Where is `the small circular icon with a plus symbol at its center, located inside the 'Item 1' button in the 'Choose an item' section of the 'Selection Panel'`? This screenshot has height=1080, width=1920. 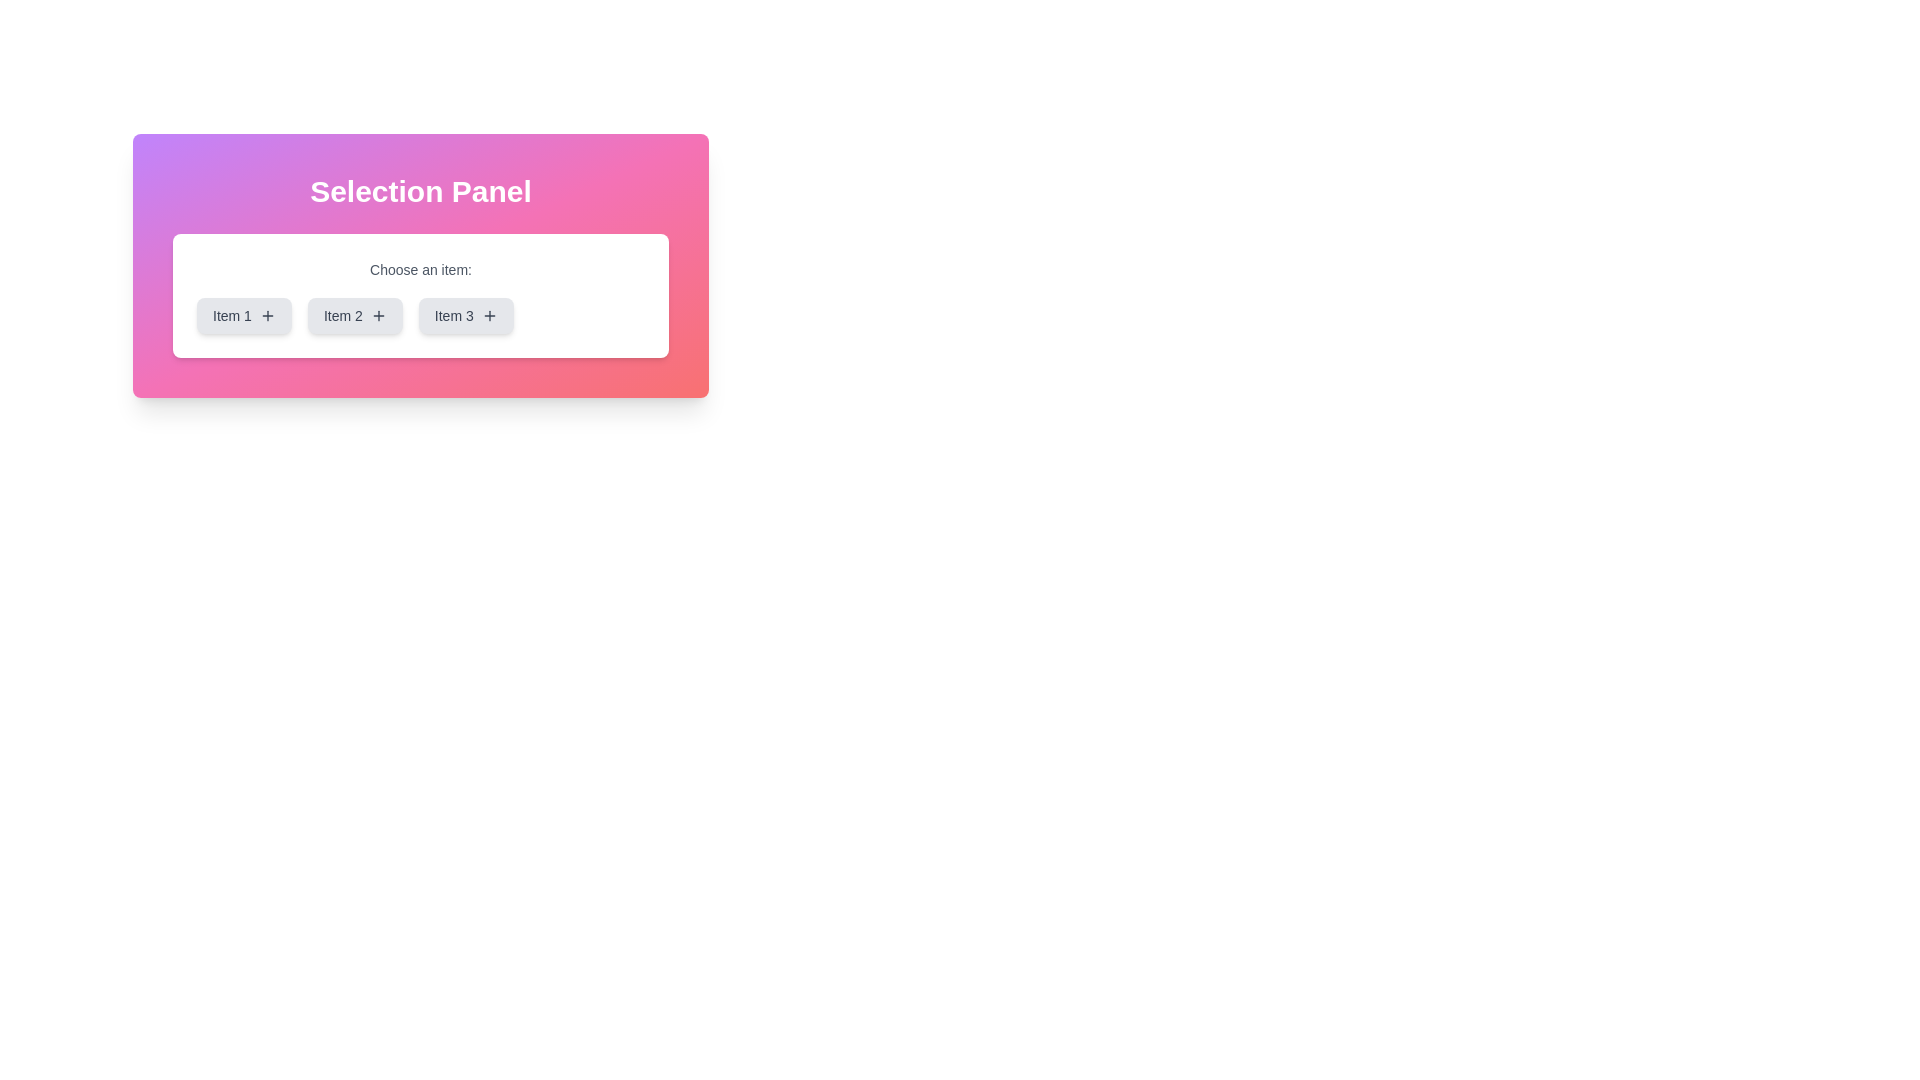
the small circular icon with a plus symbol at its center, located inside the 'Item 1' button in the 'Choose an item' section of the 'Selection Panel' is located at coordinates (266, 315).